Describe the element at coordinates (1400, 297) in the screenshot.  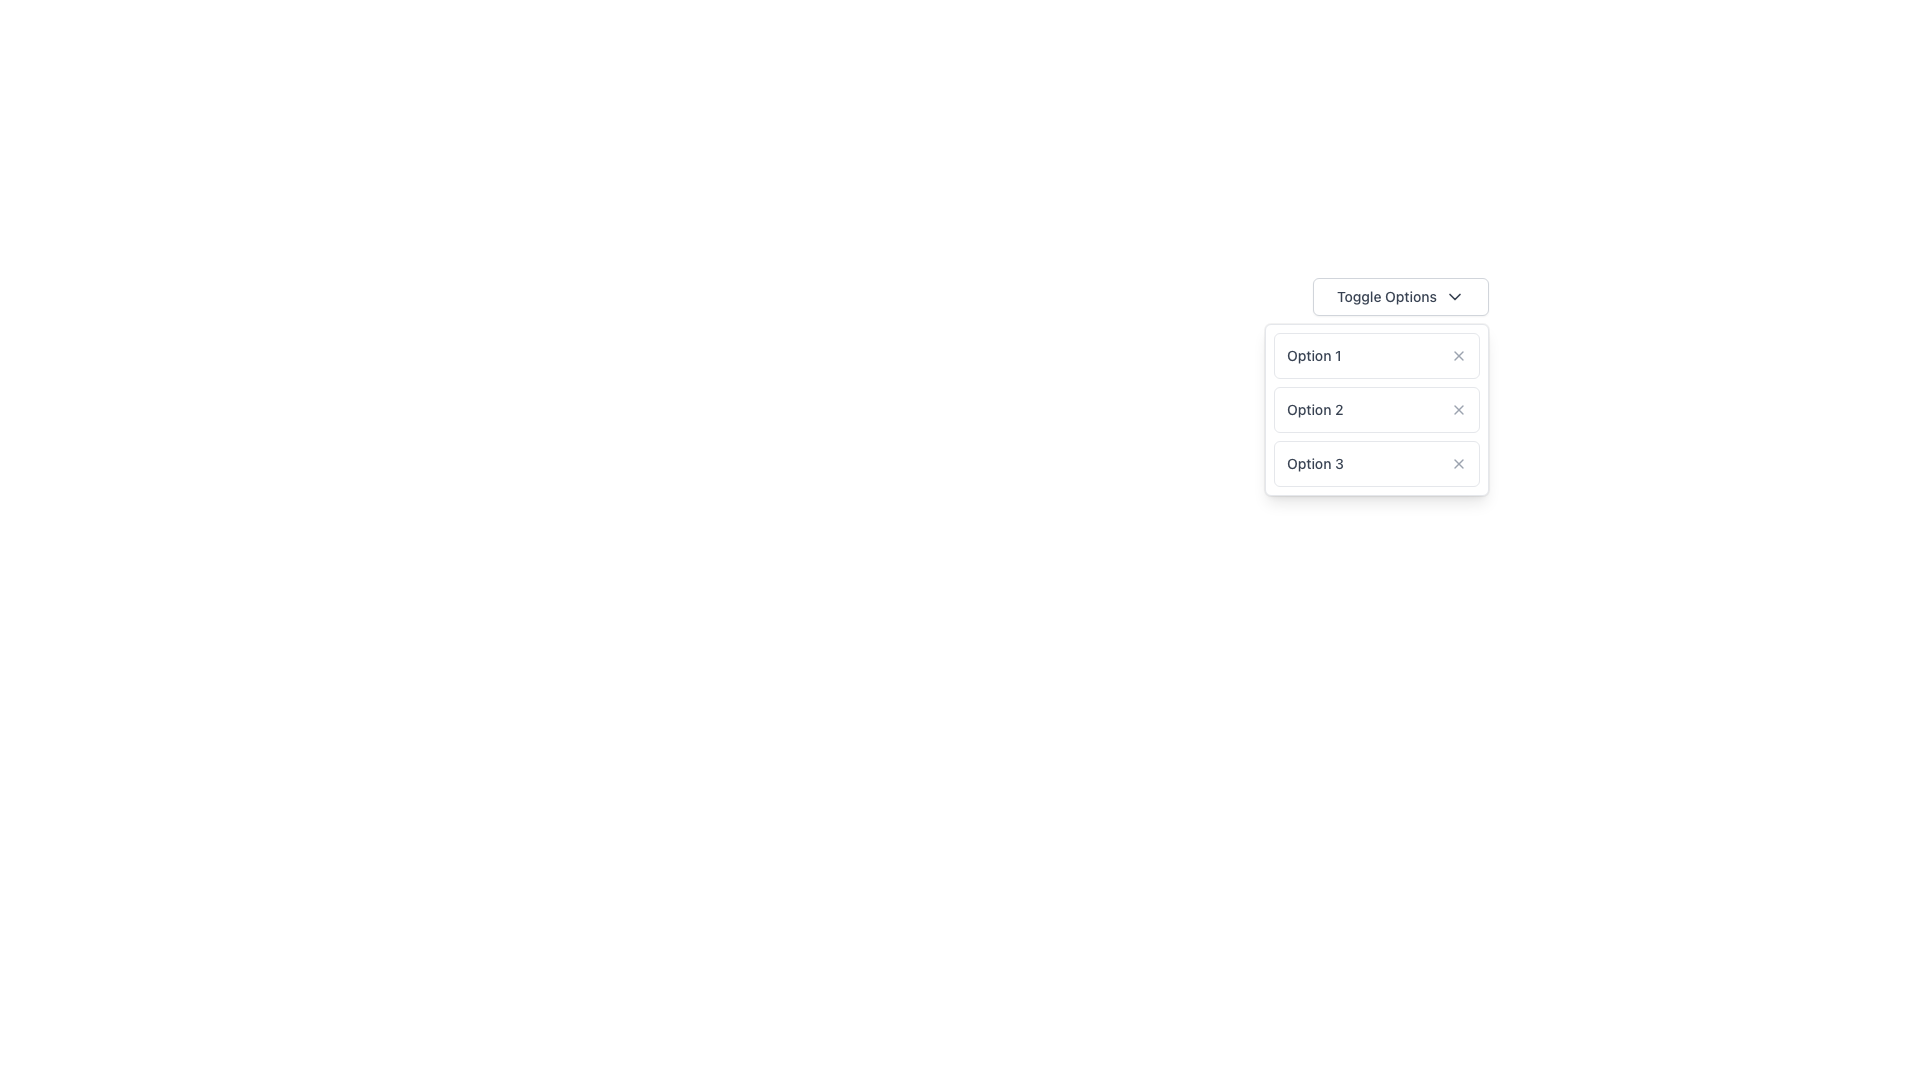
I see `the Dropdown Toggle Button located near the top of the vertical layout` at that location.